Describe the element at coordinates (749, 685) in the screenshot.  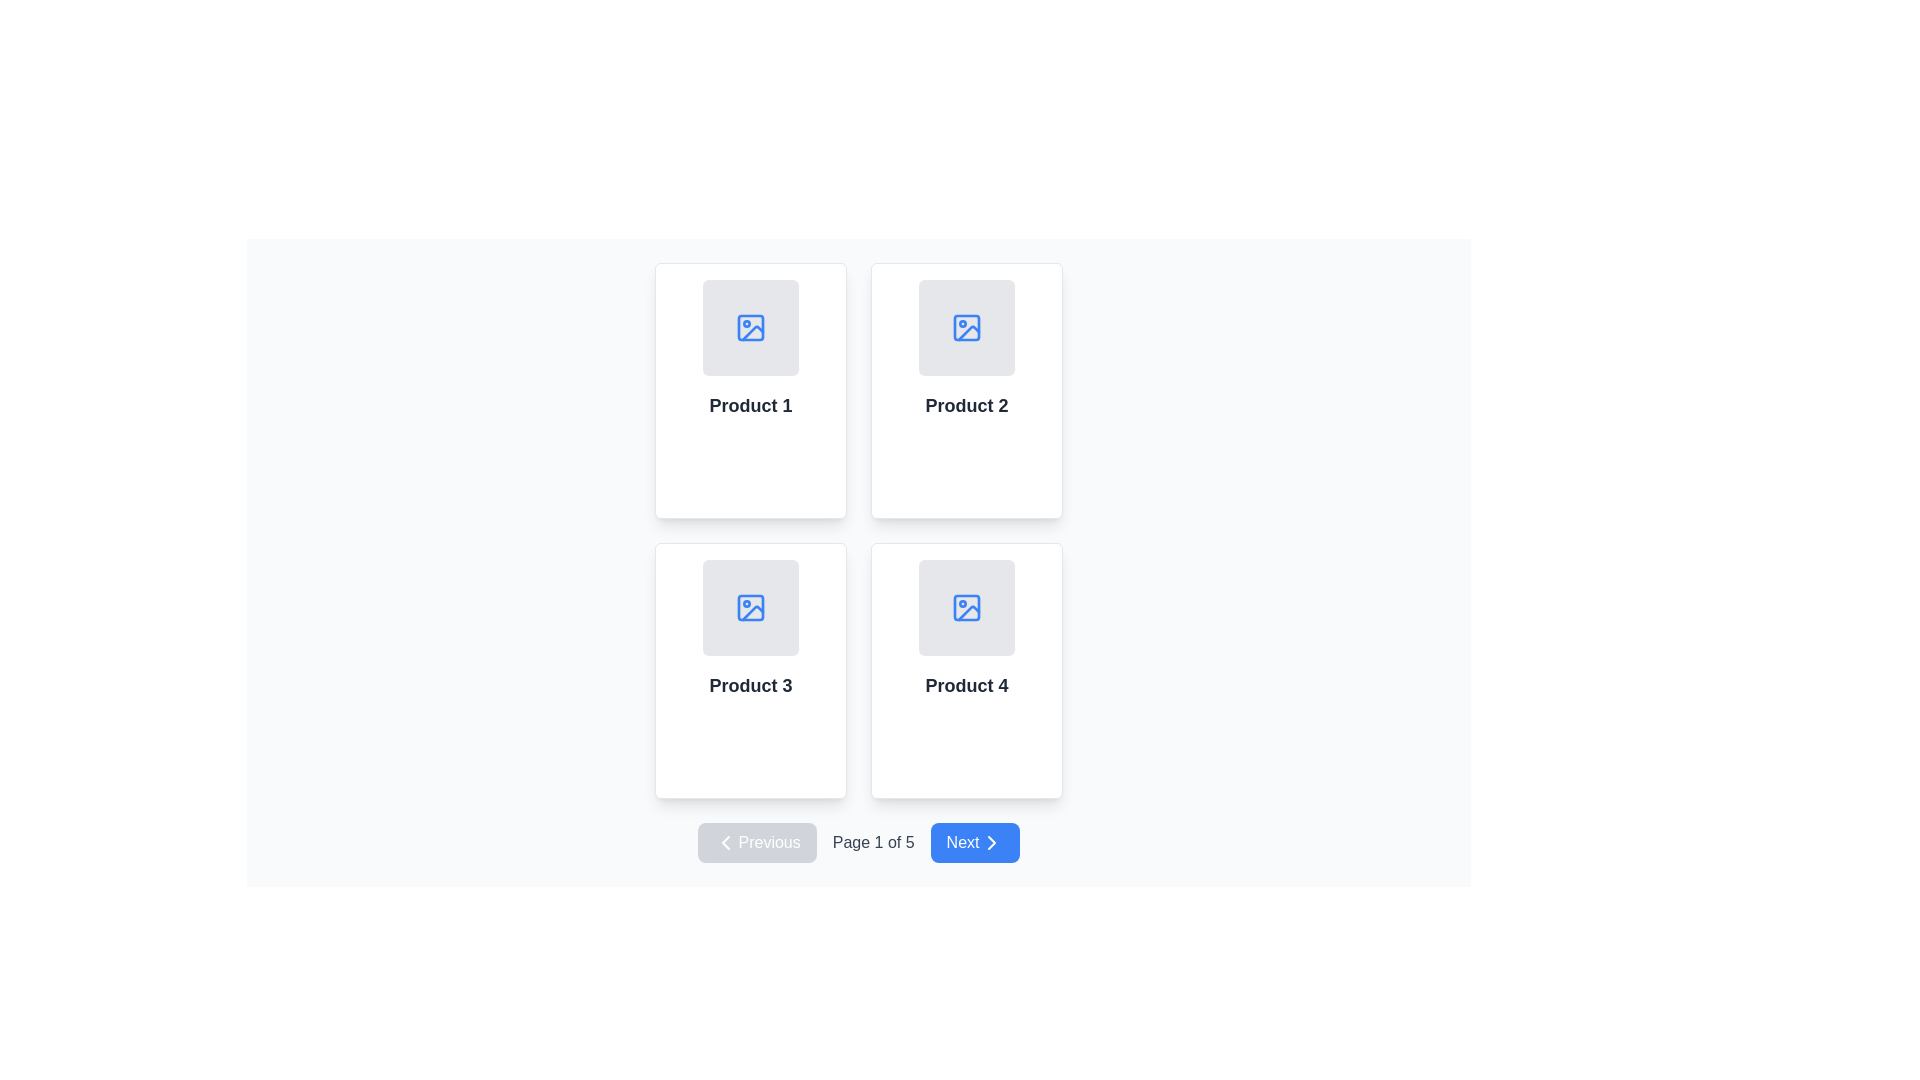
I see `text content of the label indicating 'Product 3', located at the bottom center of the third card in the second row of the grid layout` at that location.